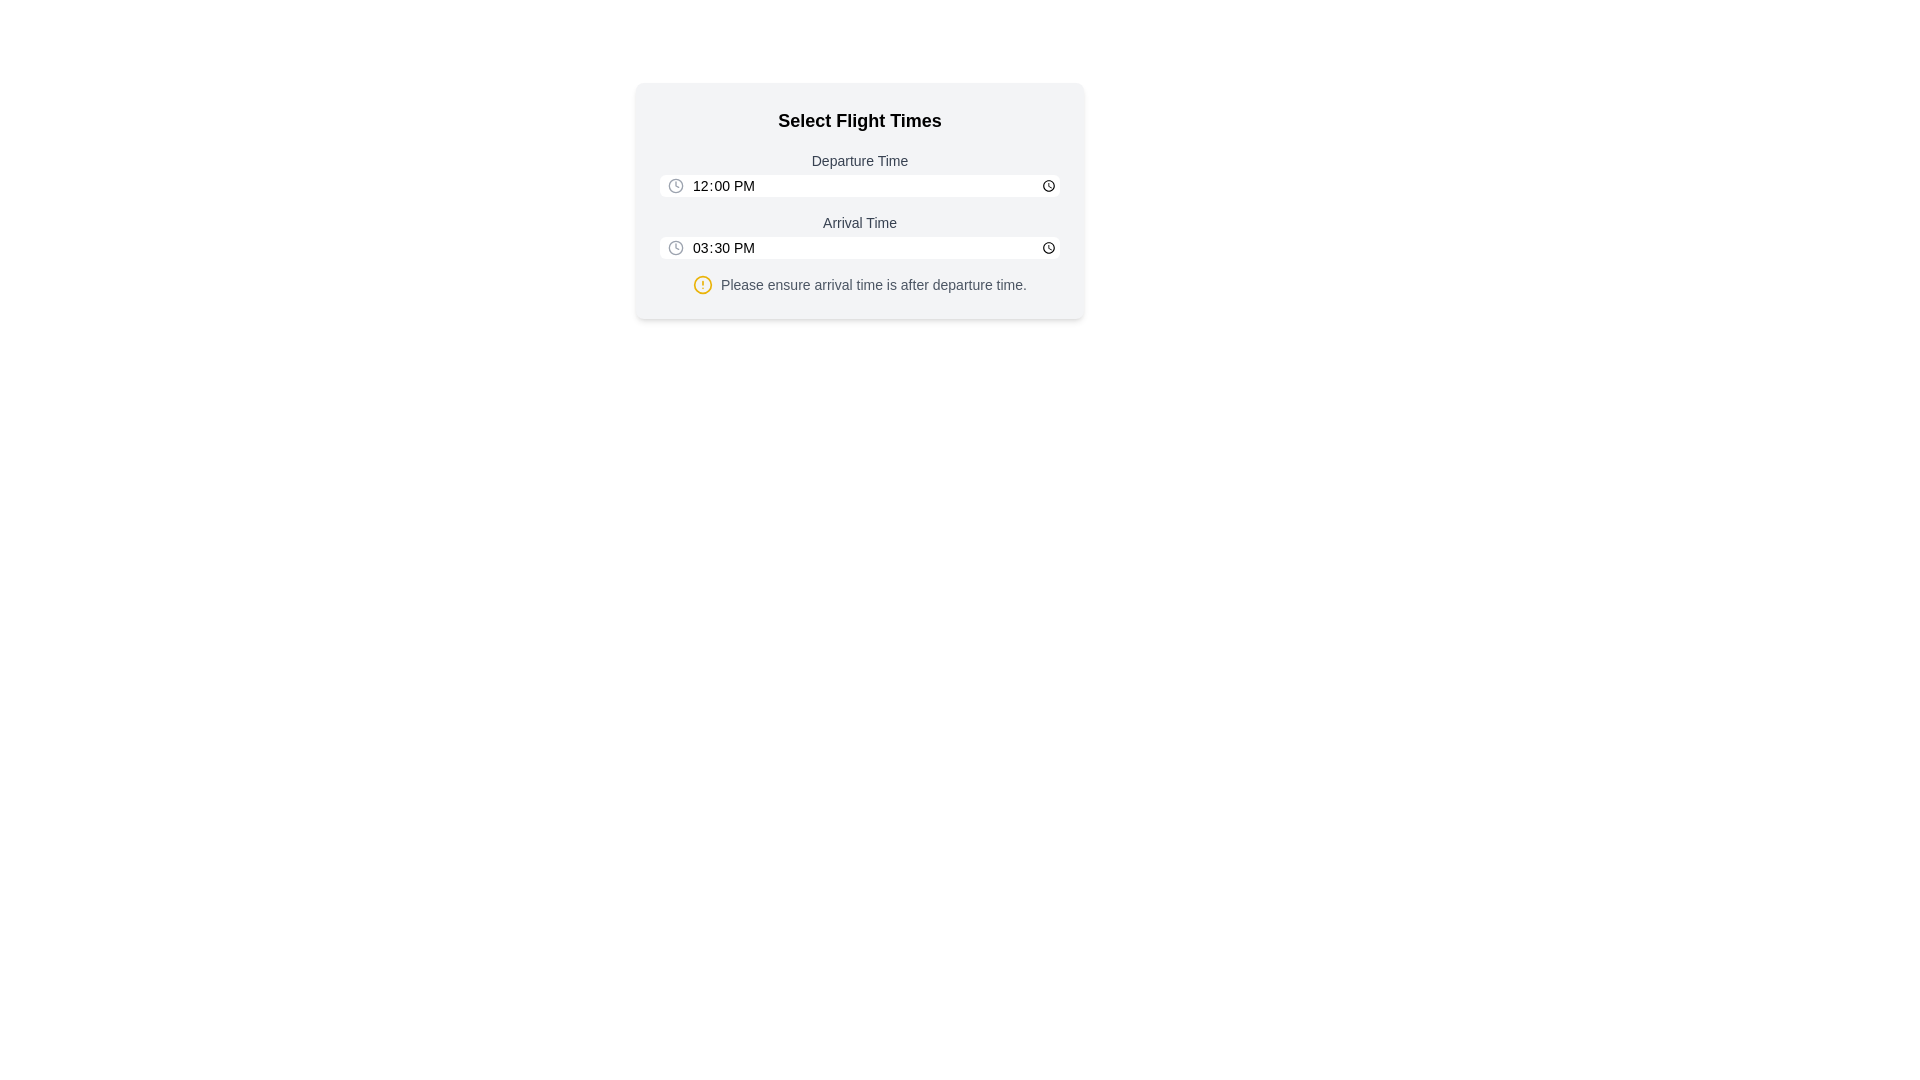  I want to click on the 'Arrival Time' label, which provides context for the following input field and is positioned directly above the related clock icon and input field, so click(859, 223).